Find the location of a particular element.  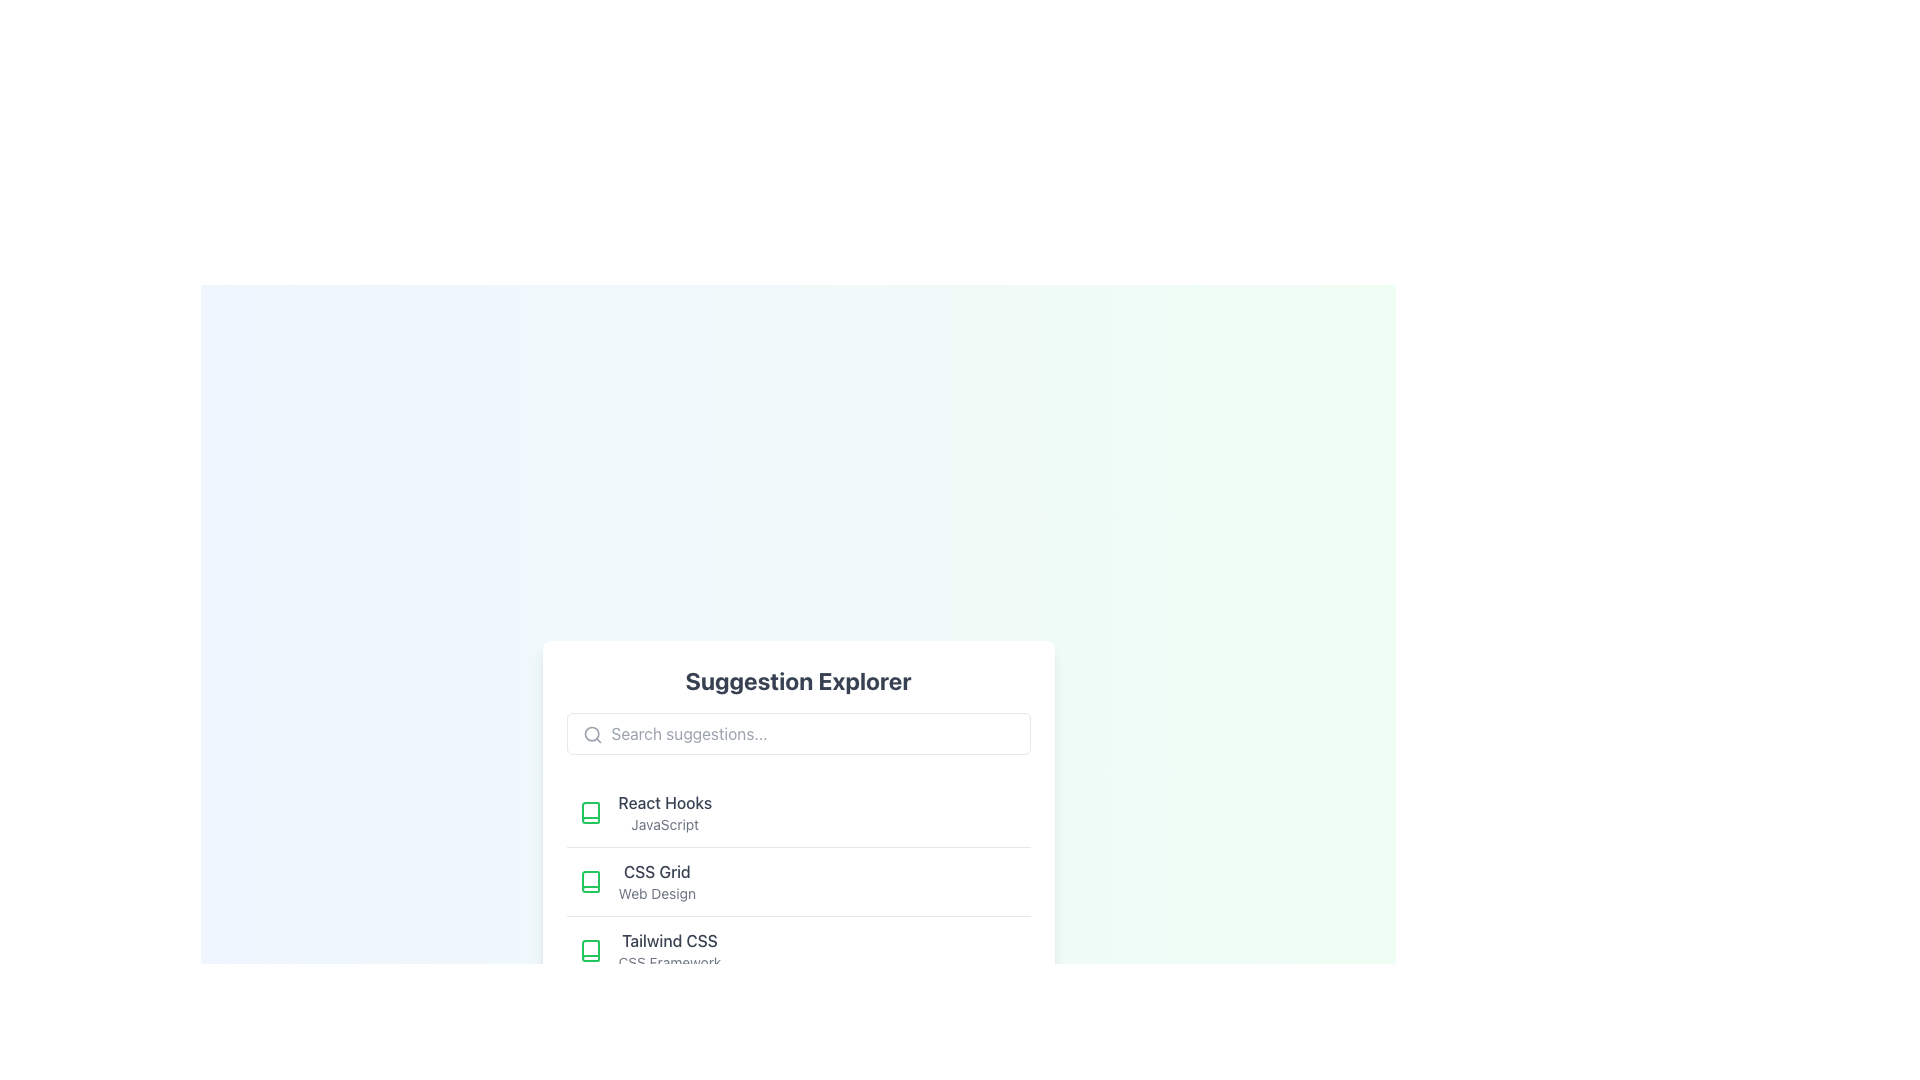

the book icon representing documentation, located to the left of the text 'React Hooks' in the 'Suggestion Explorer' section is located at coordinates (589, 813).